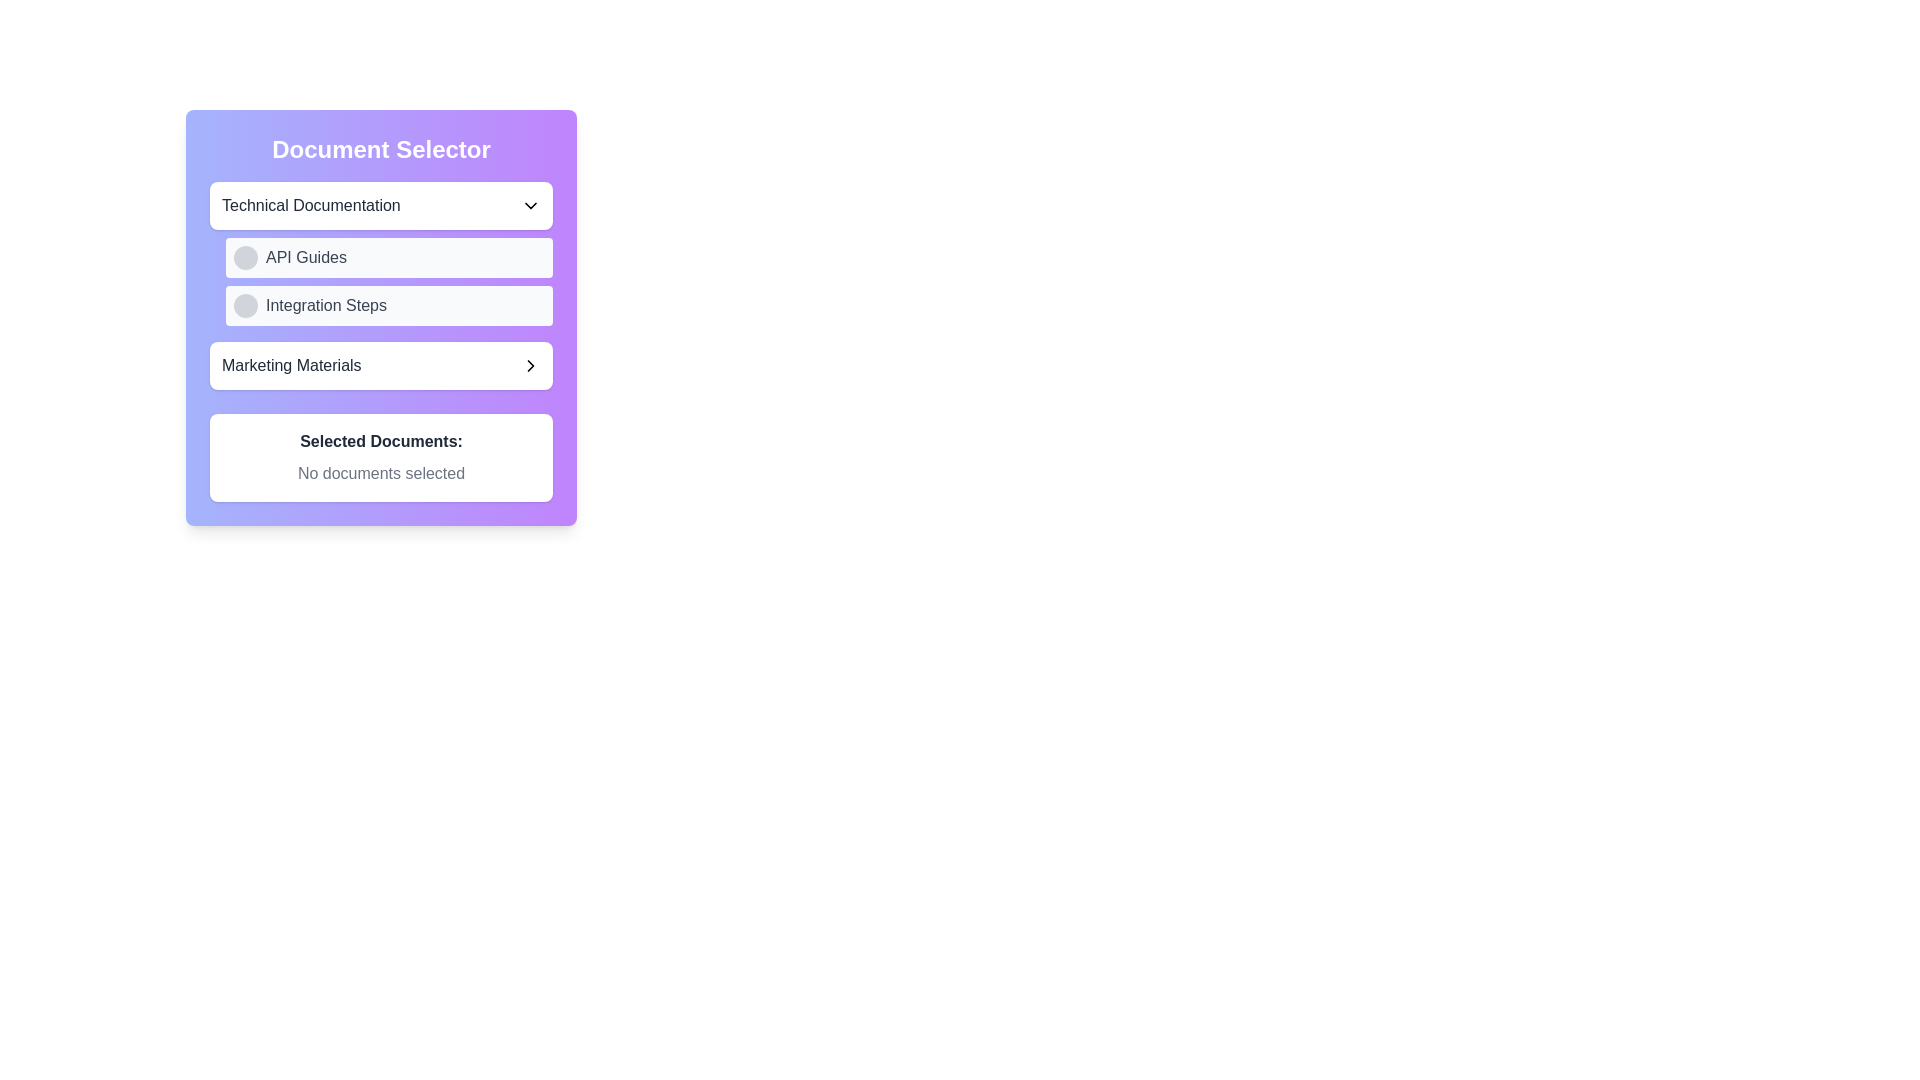 Image resolution: width=1920 pixels, height=1080 pixels. What do you see at coordinates (389, 281) in the screenshot?
I see `the 'API Guides' and 'Integration Steps' row in the Document Selector panel` at bounding box center [389, 281].